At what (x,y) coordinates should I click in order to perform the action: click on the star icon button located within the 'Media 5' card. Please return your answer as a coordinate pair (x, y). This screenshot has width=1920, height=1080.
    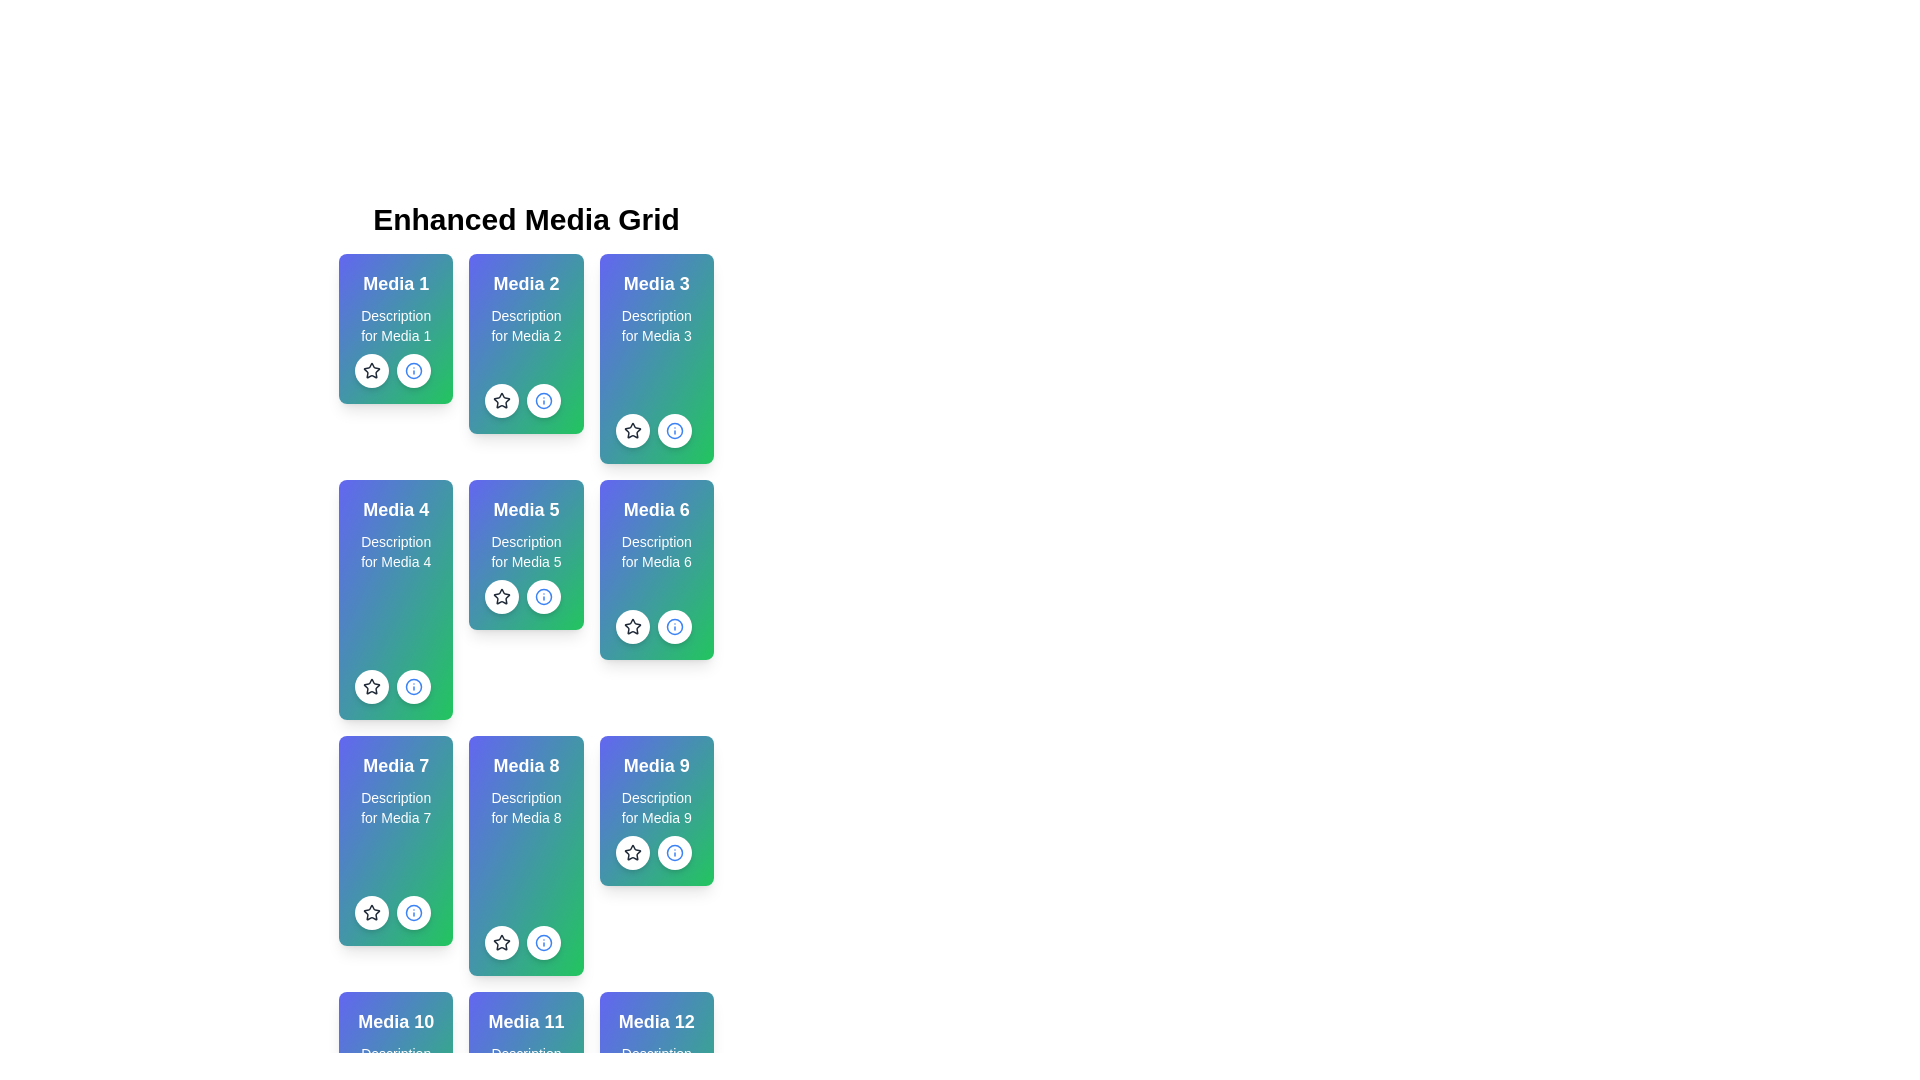
    Looking at the image, I should click on (502, 596).